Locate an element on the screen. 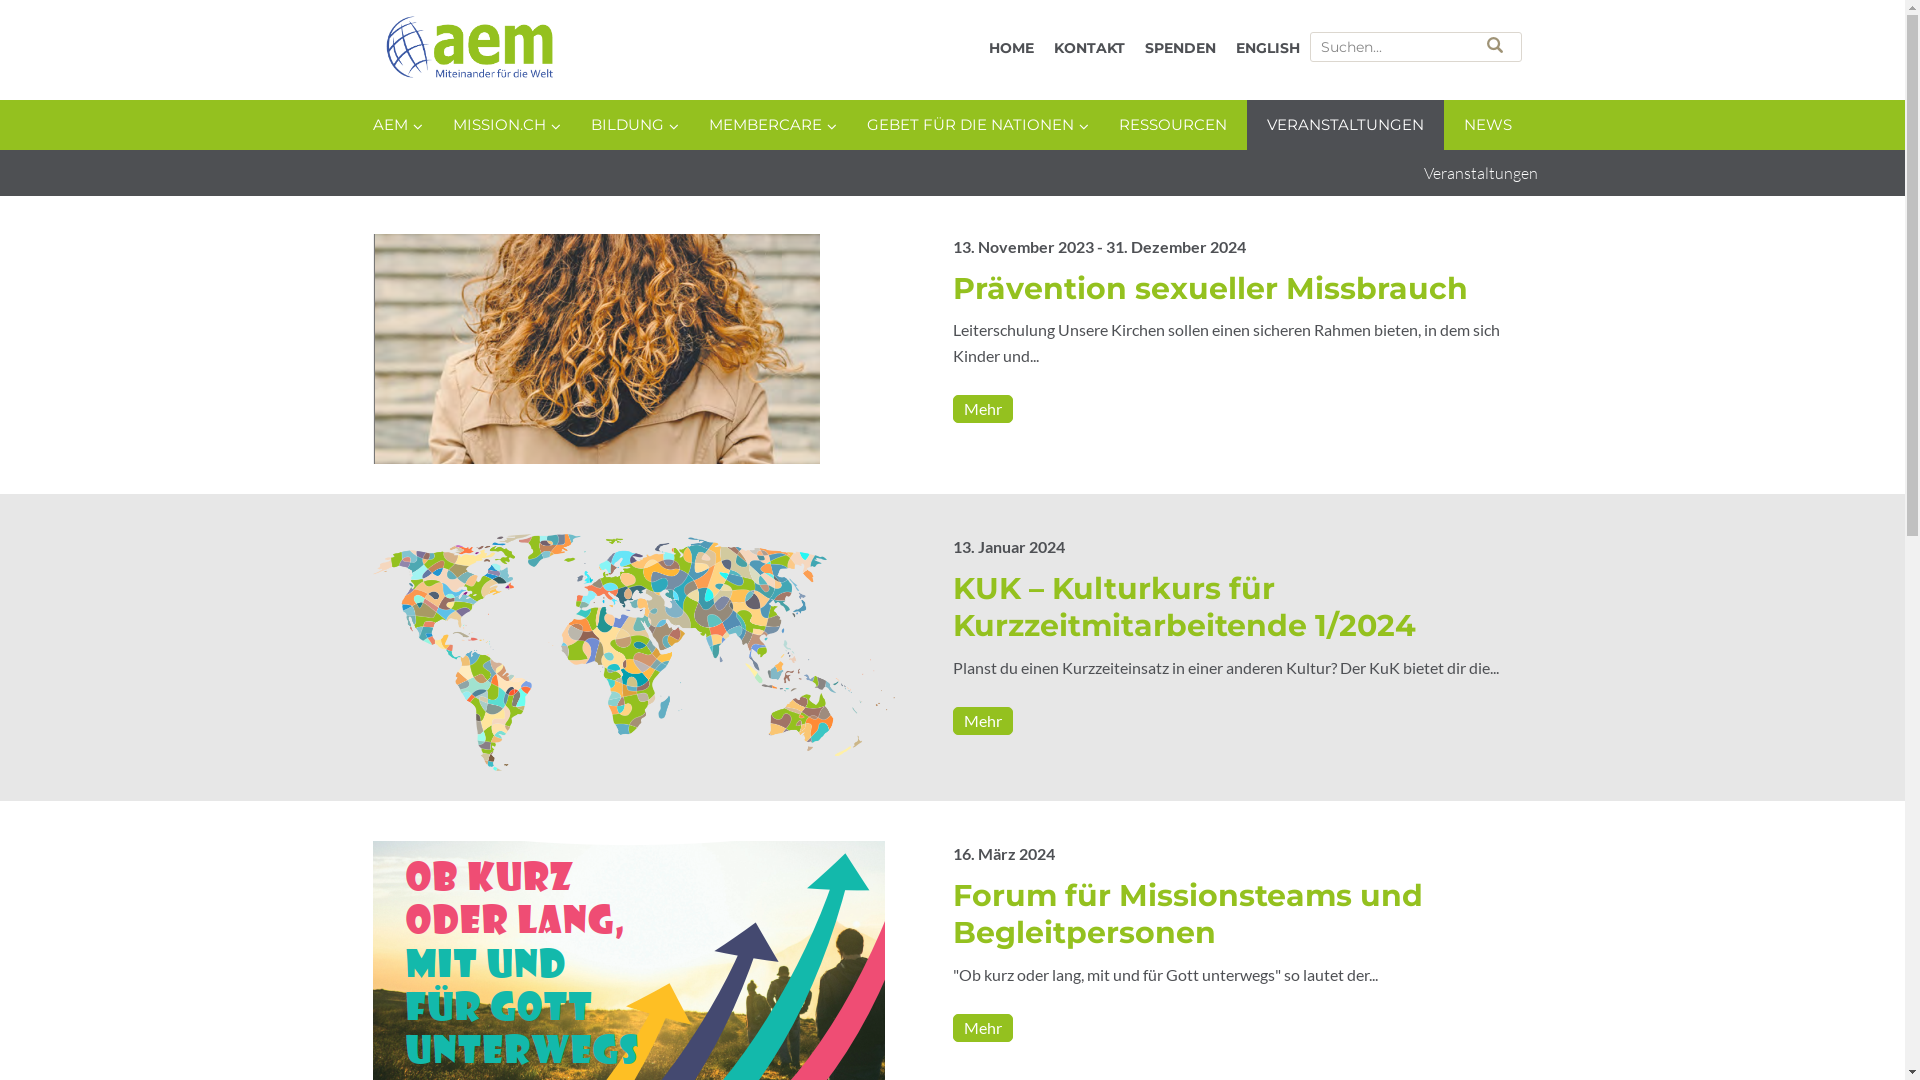 The width and height of the screenshot is (1920, 1080). 'SPENDEN' is located at coordinates (1179, 46).